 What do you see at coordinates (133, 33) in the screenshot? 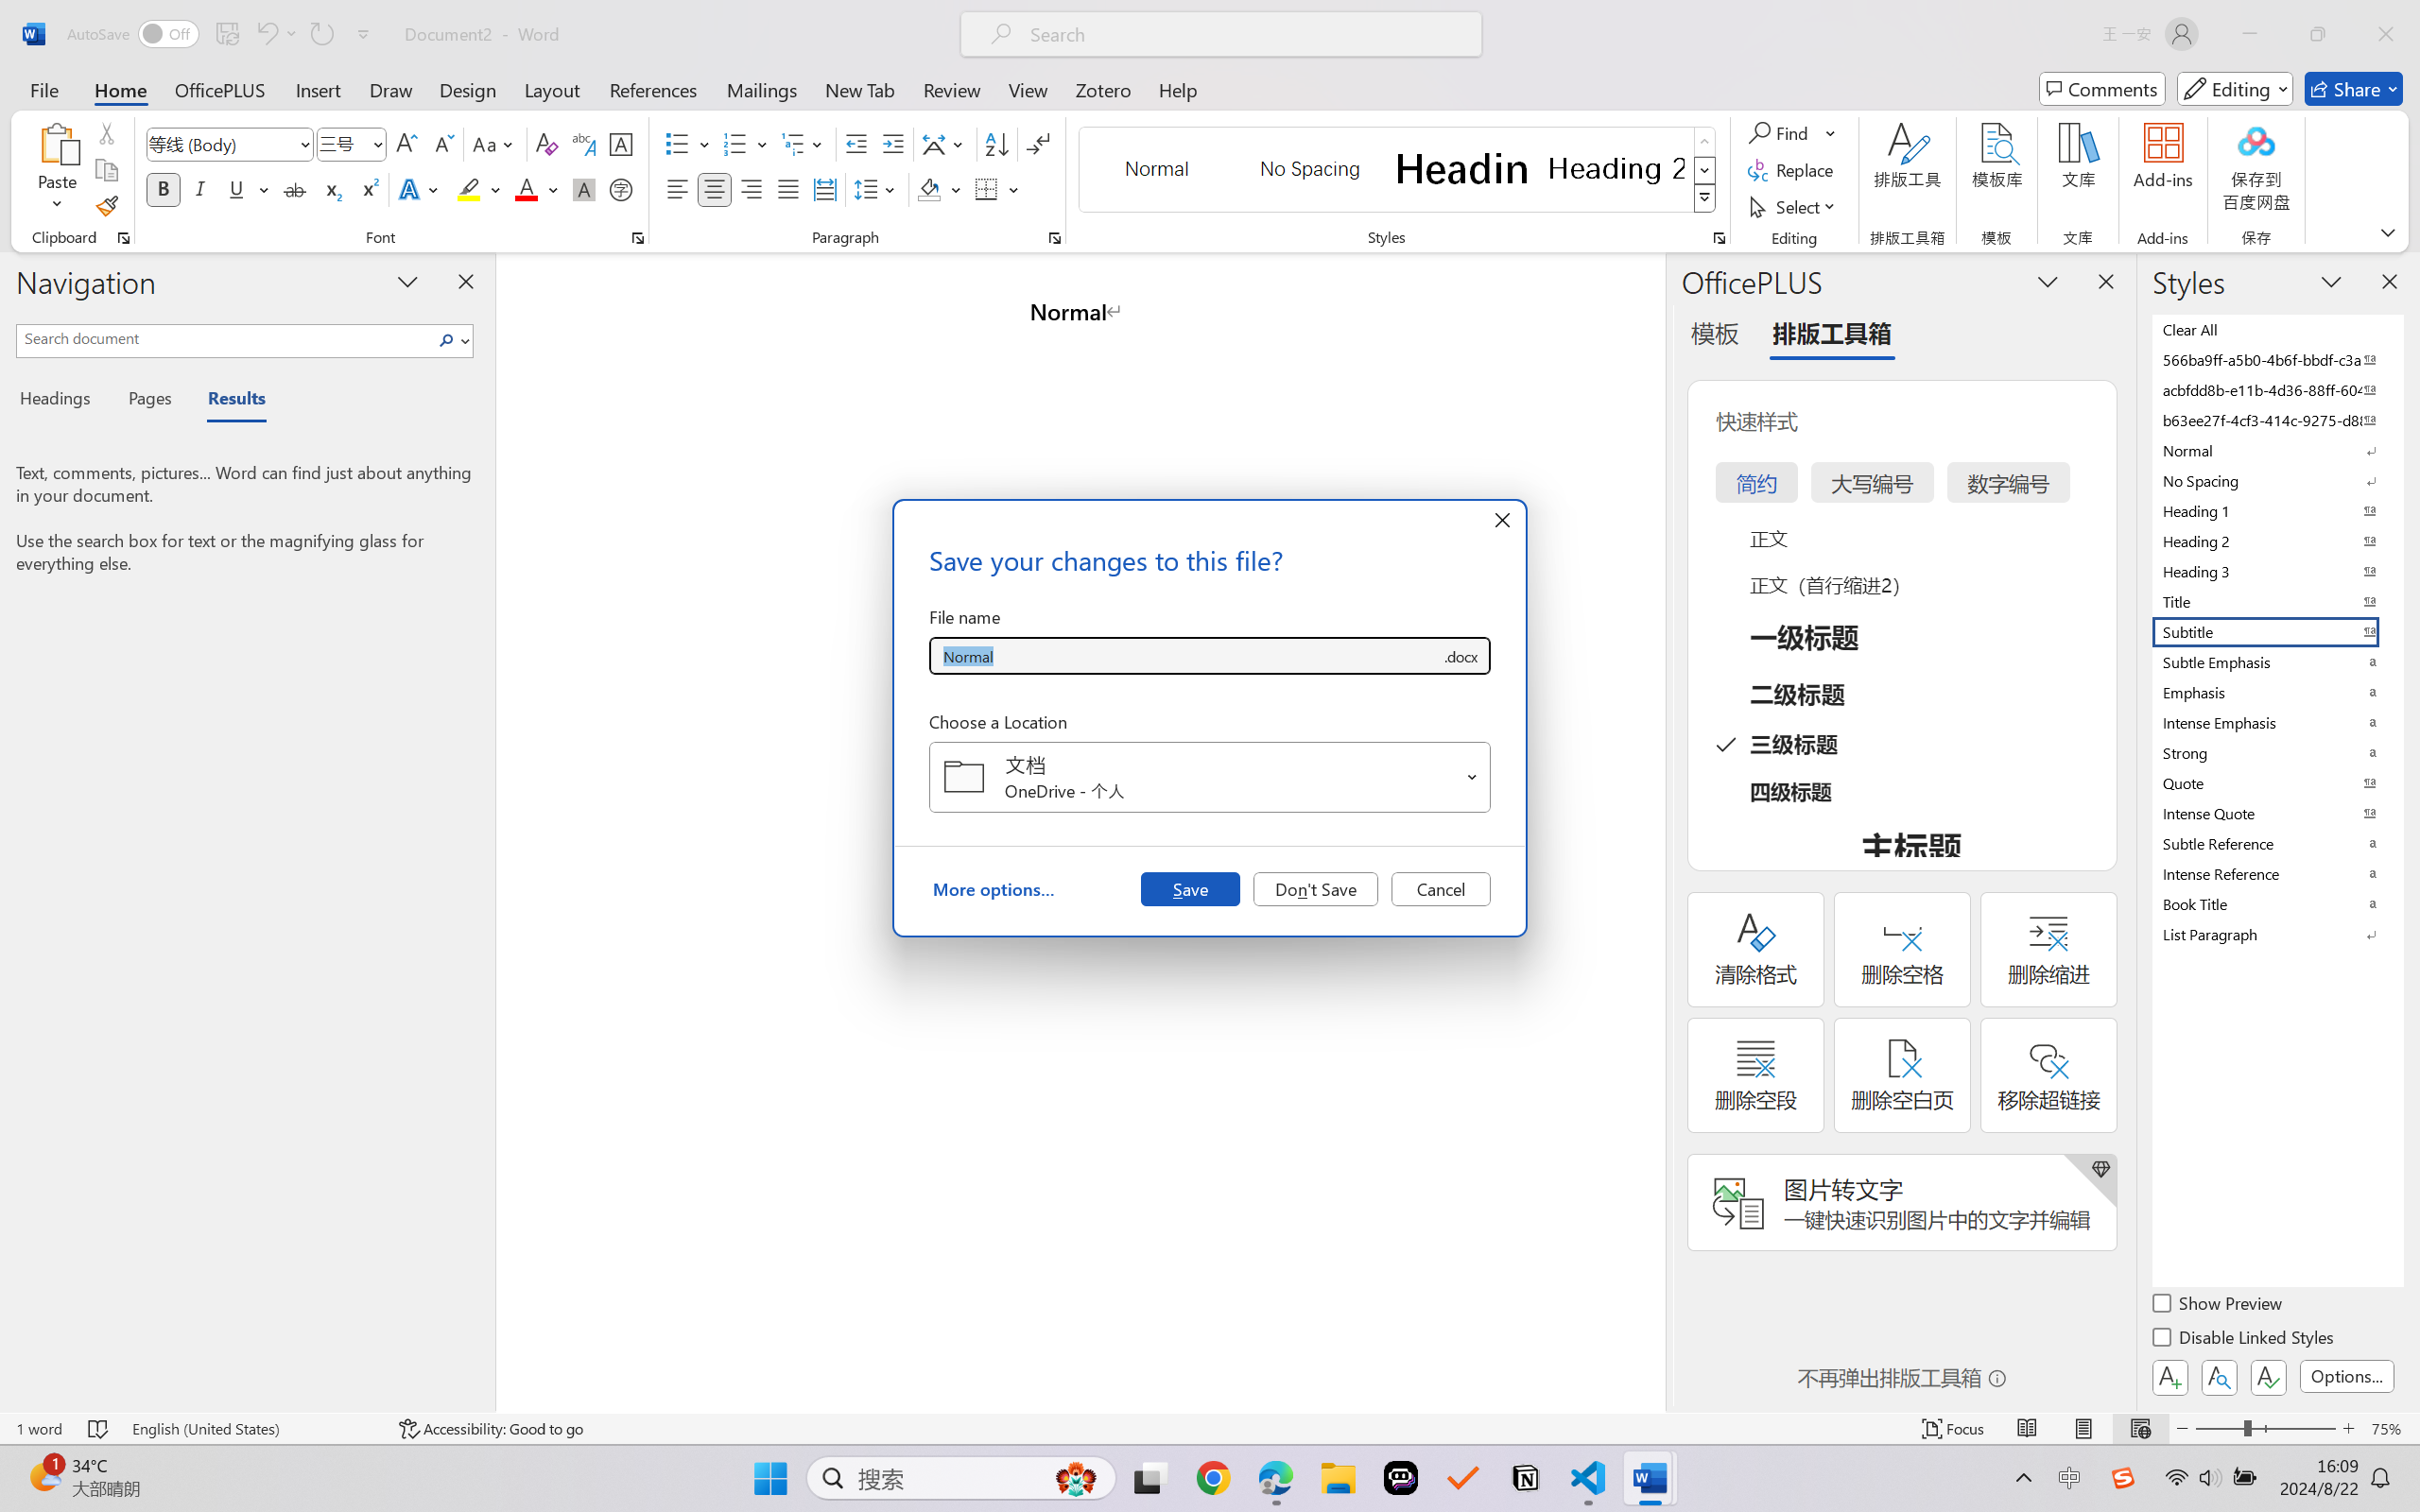
I see `'AutoSave'` at bounding box center [133, 33].